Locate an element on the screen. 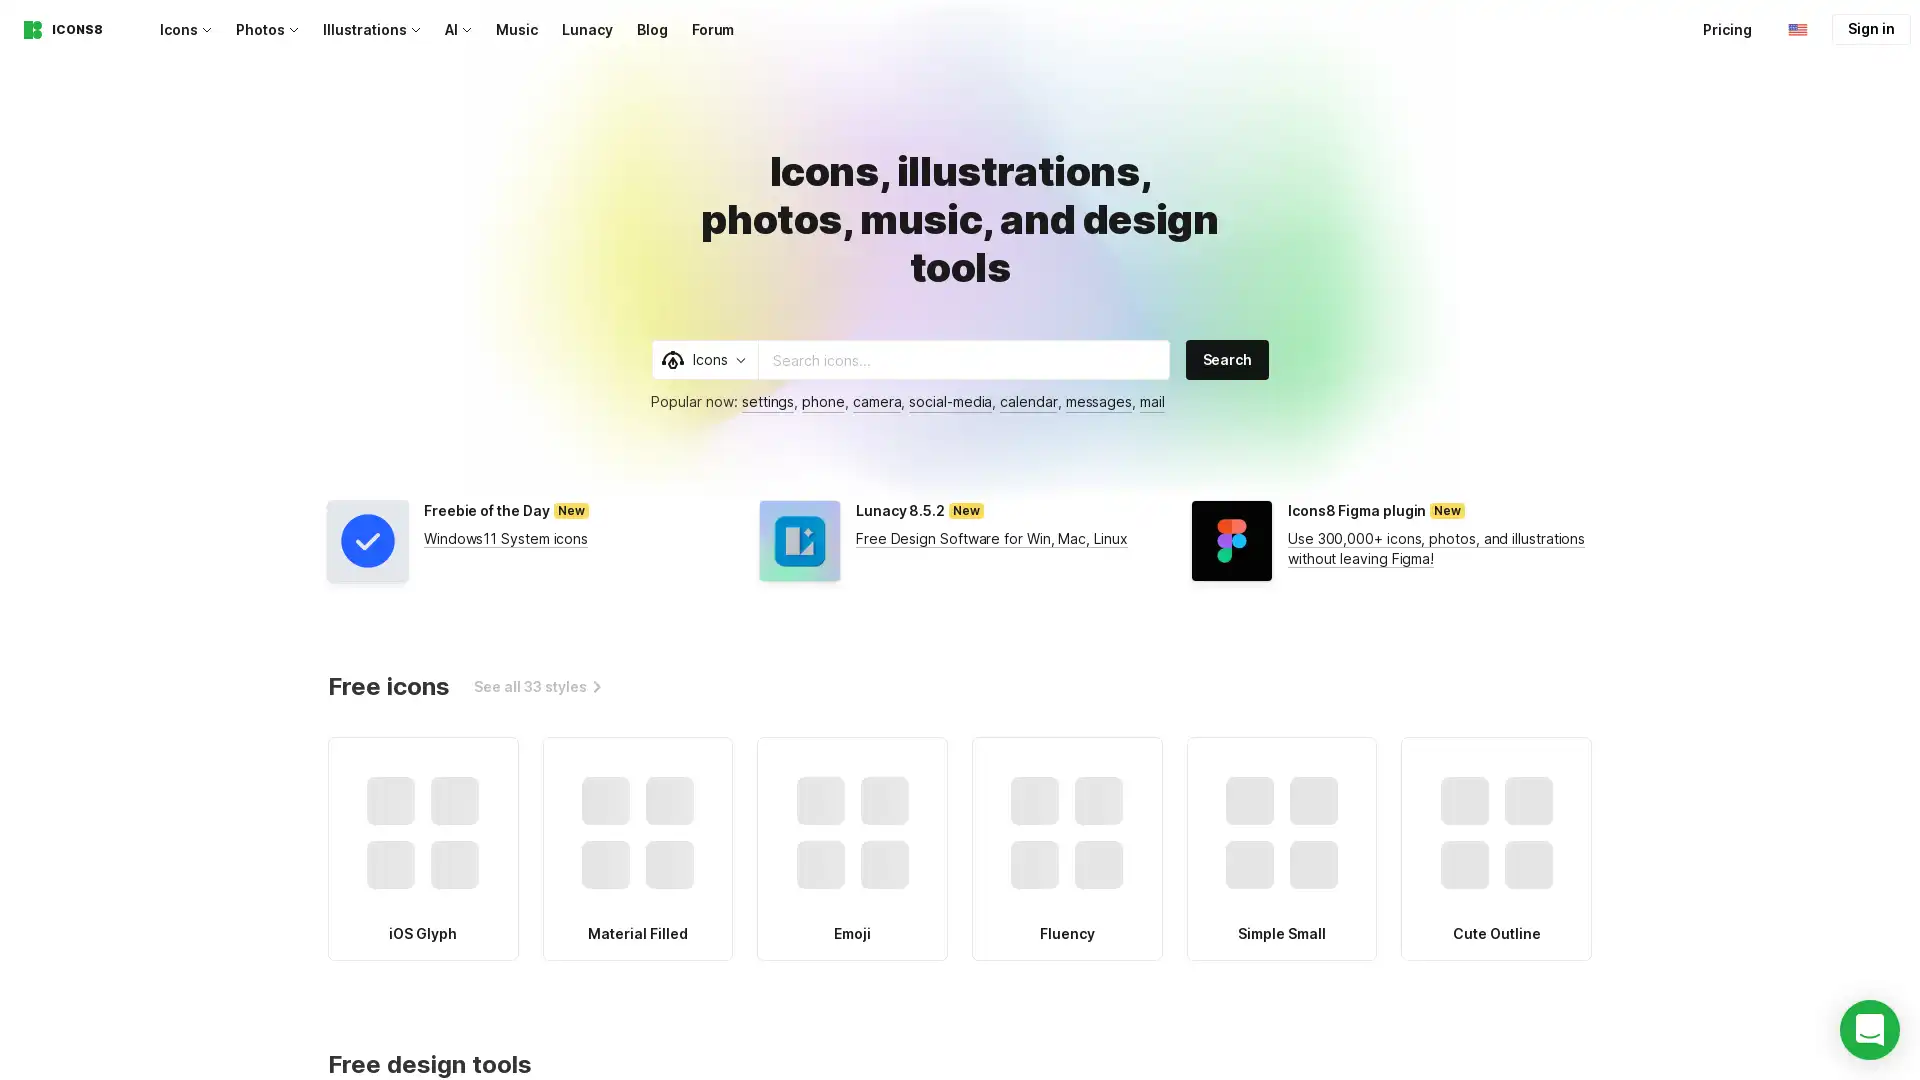 This screenshot has height=1080, width=1920. Open chat with support is located at coordinates (1869, 1029).